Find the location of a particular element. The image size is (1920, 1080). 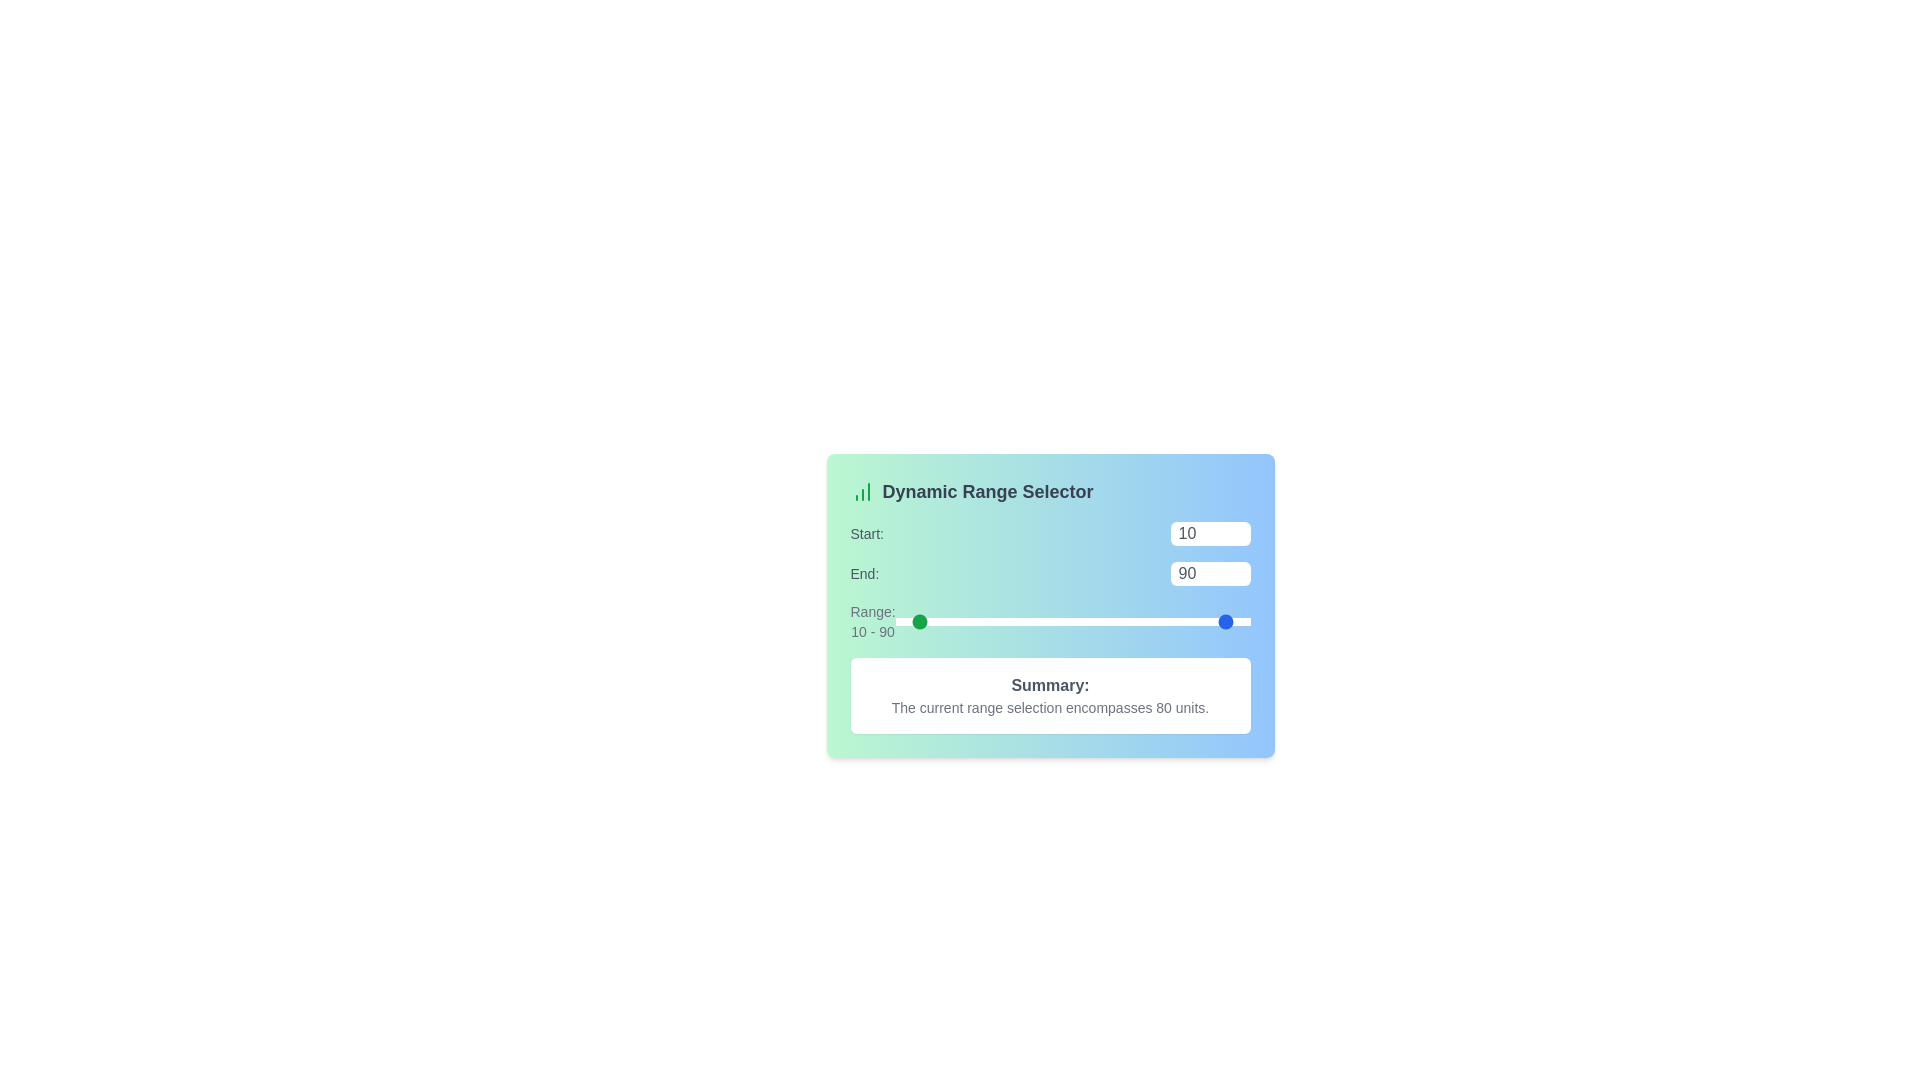

the 'Start' range slider to 4 is located at coordinates (901, 620).